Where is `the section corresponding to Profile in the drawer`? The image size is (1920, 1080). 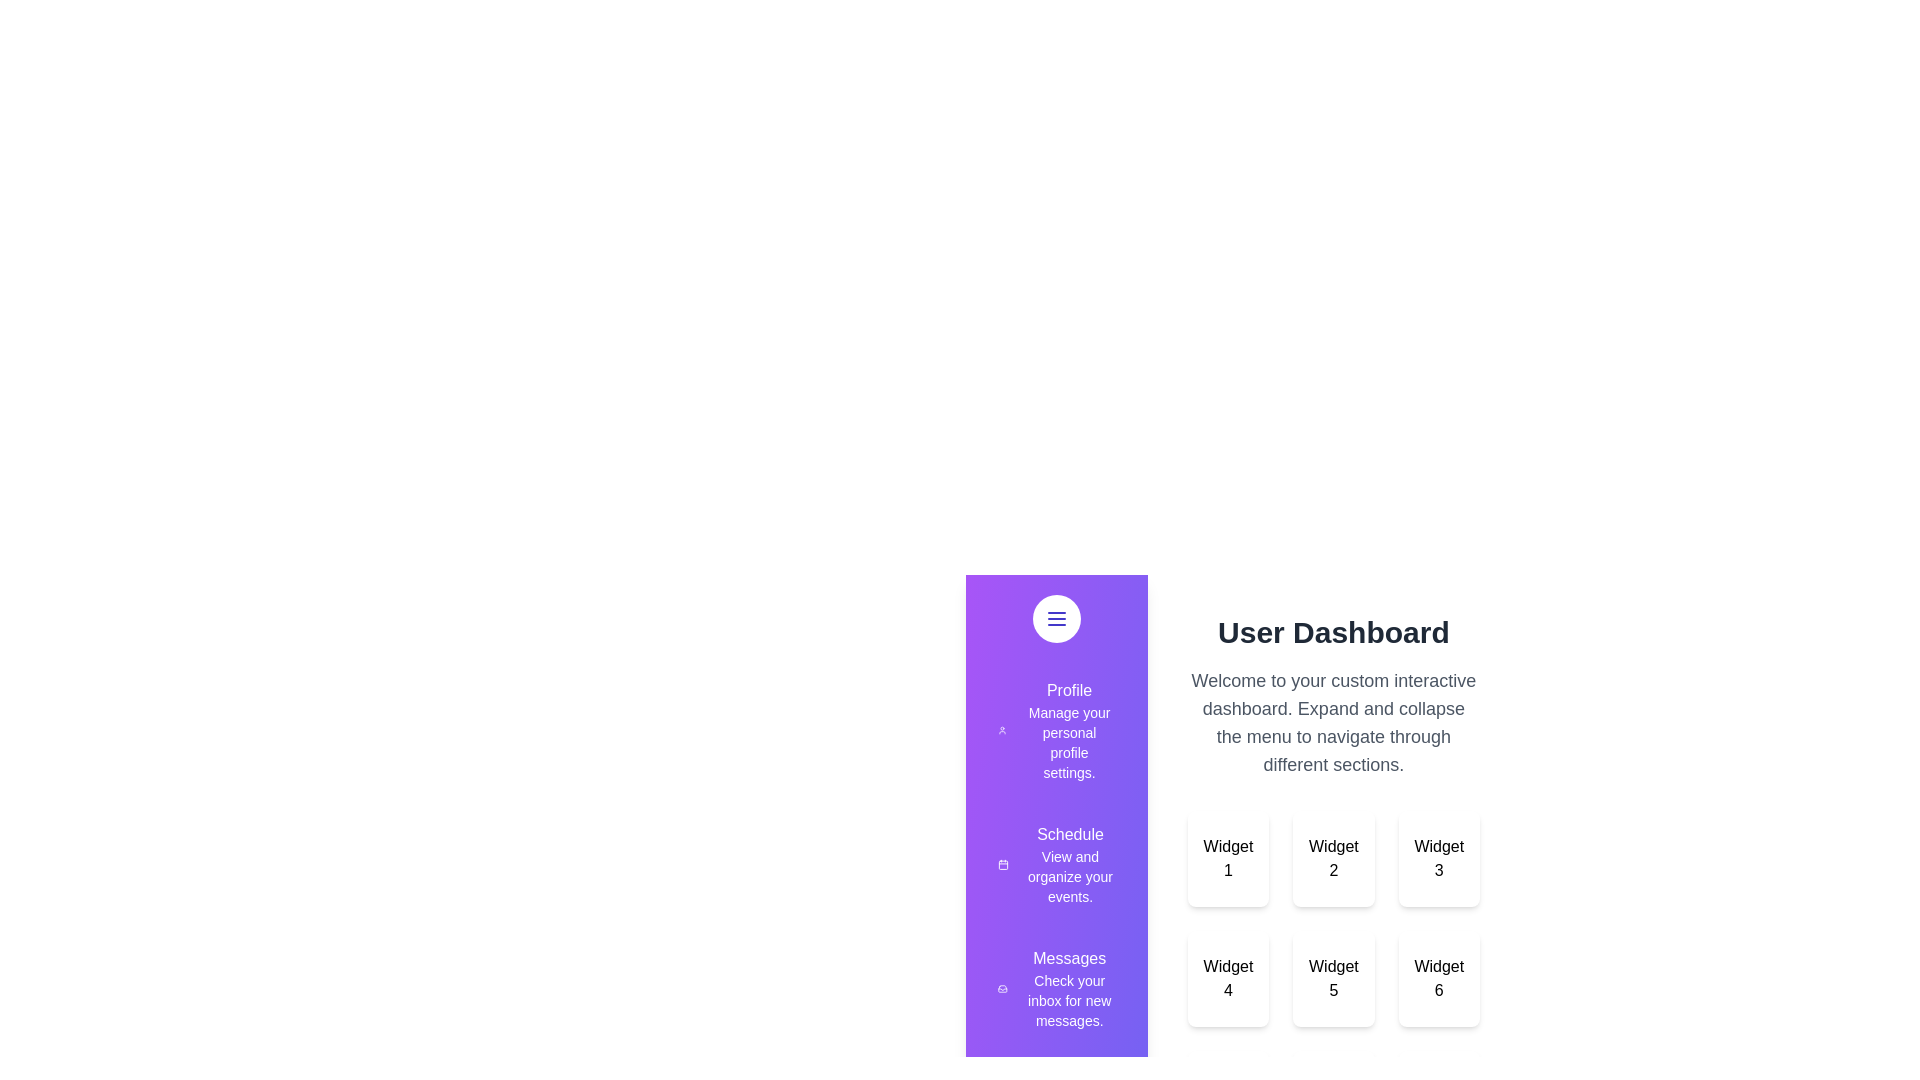 the section corresponding to Profile in the drawer is located at coordinates (1055, 731).